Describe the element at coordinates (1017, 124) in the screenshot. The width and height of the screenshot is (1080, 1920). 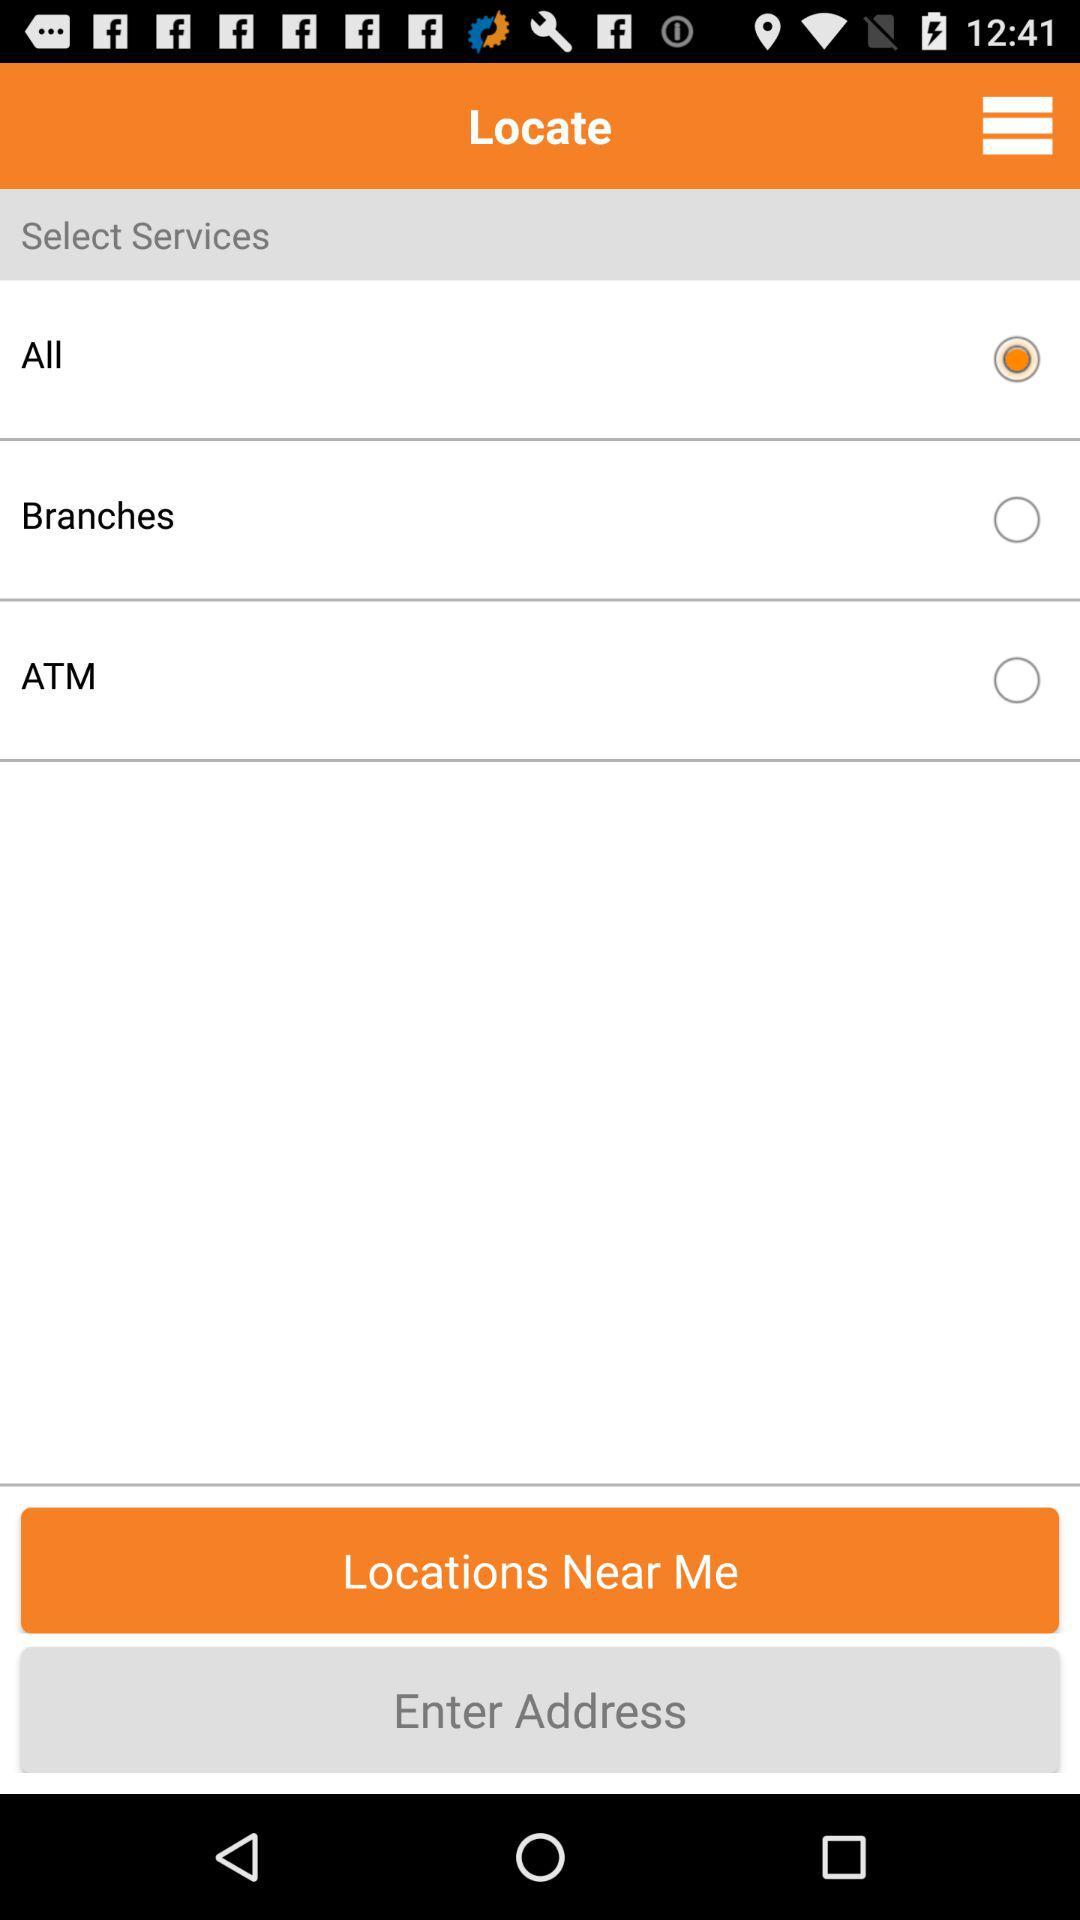
I see `open menu` at that location.